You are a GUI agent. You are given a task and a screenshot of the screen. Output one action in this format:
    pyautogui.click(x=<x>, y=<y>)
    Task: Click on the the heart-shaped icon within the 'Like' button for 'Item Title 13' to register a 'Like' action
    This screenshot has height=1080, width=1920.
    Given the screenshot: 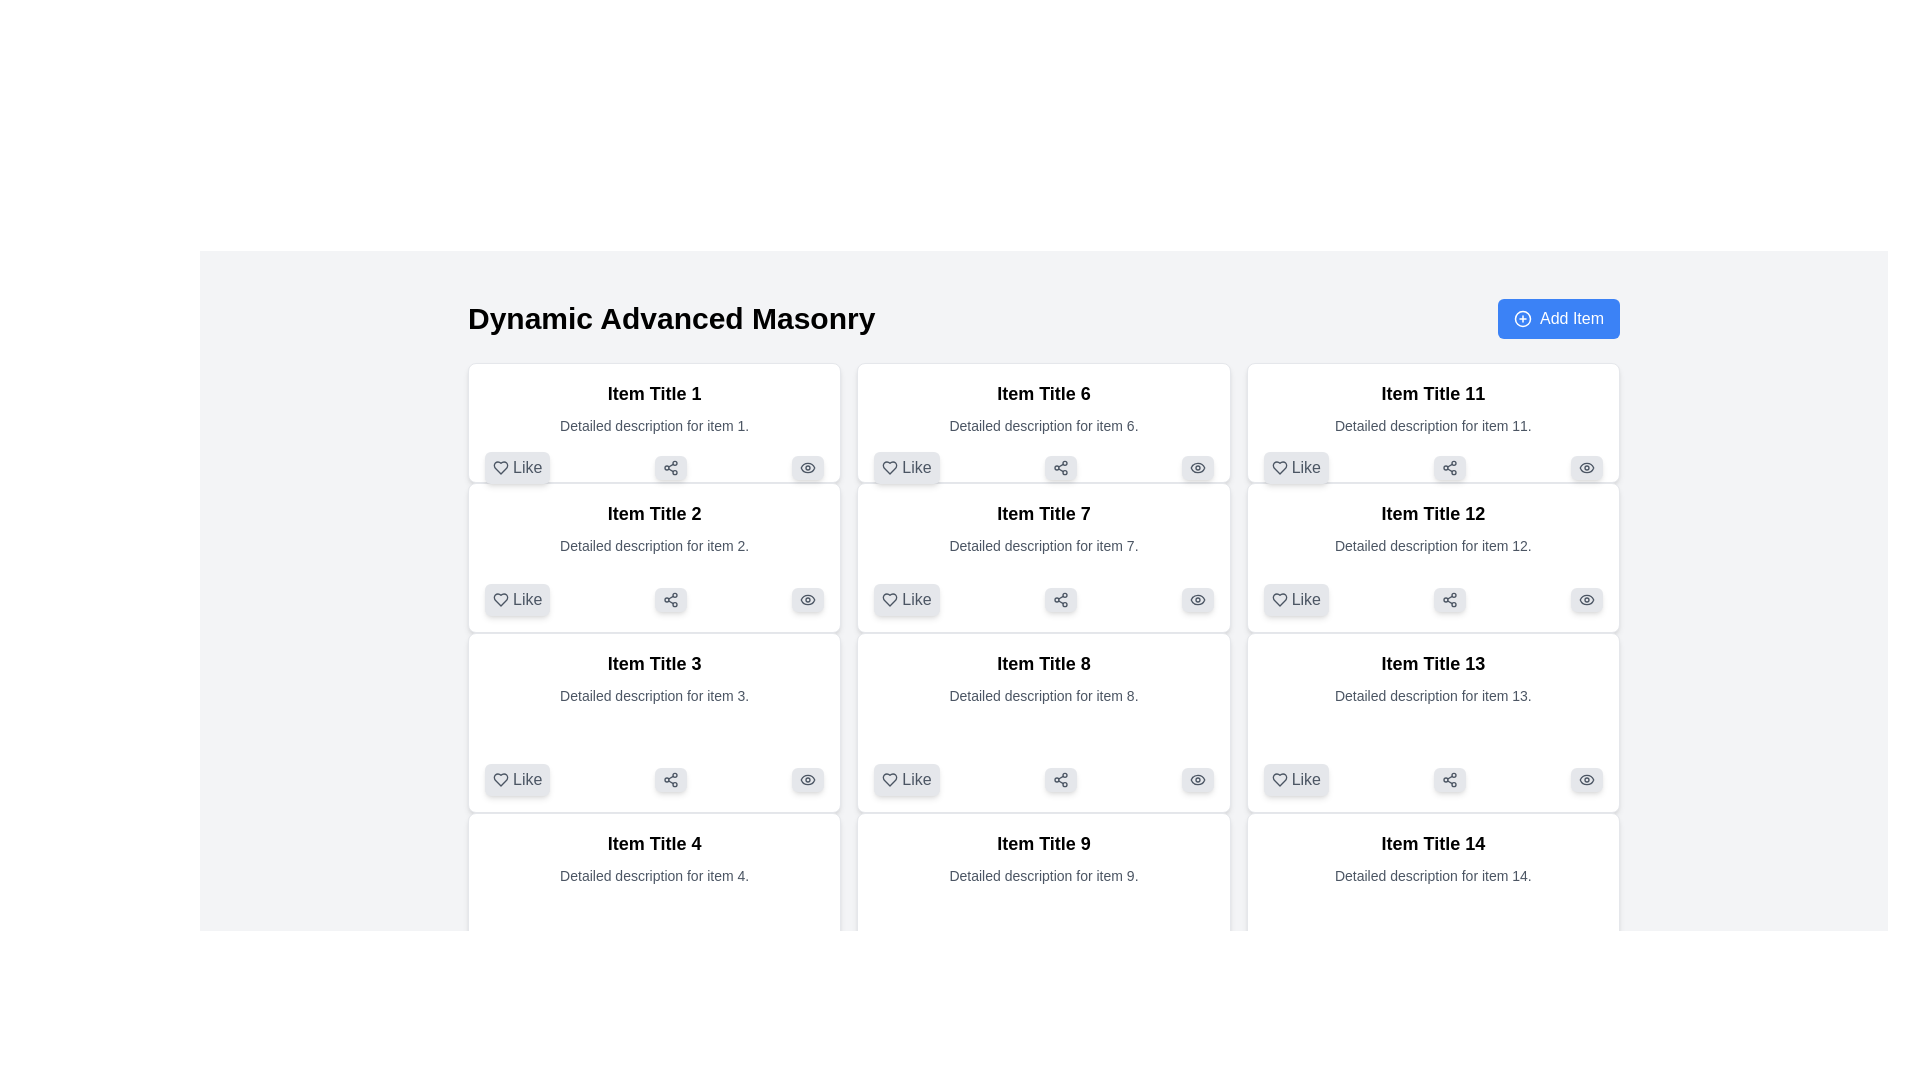 What is the action you would take?
    pyautogui.click(x=1278, y=778)
    